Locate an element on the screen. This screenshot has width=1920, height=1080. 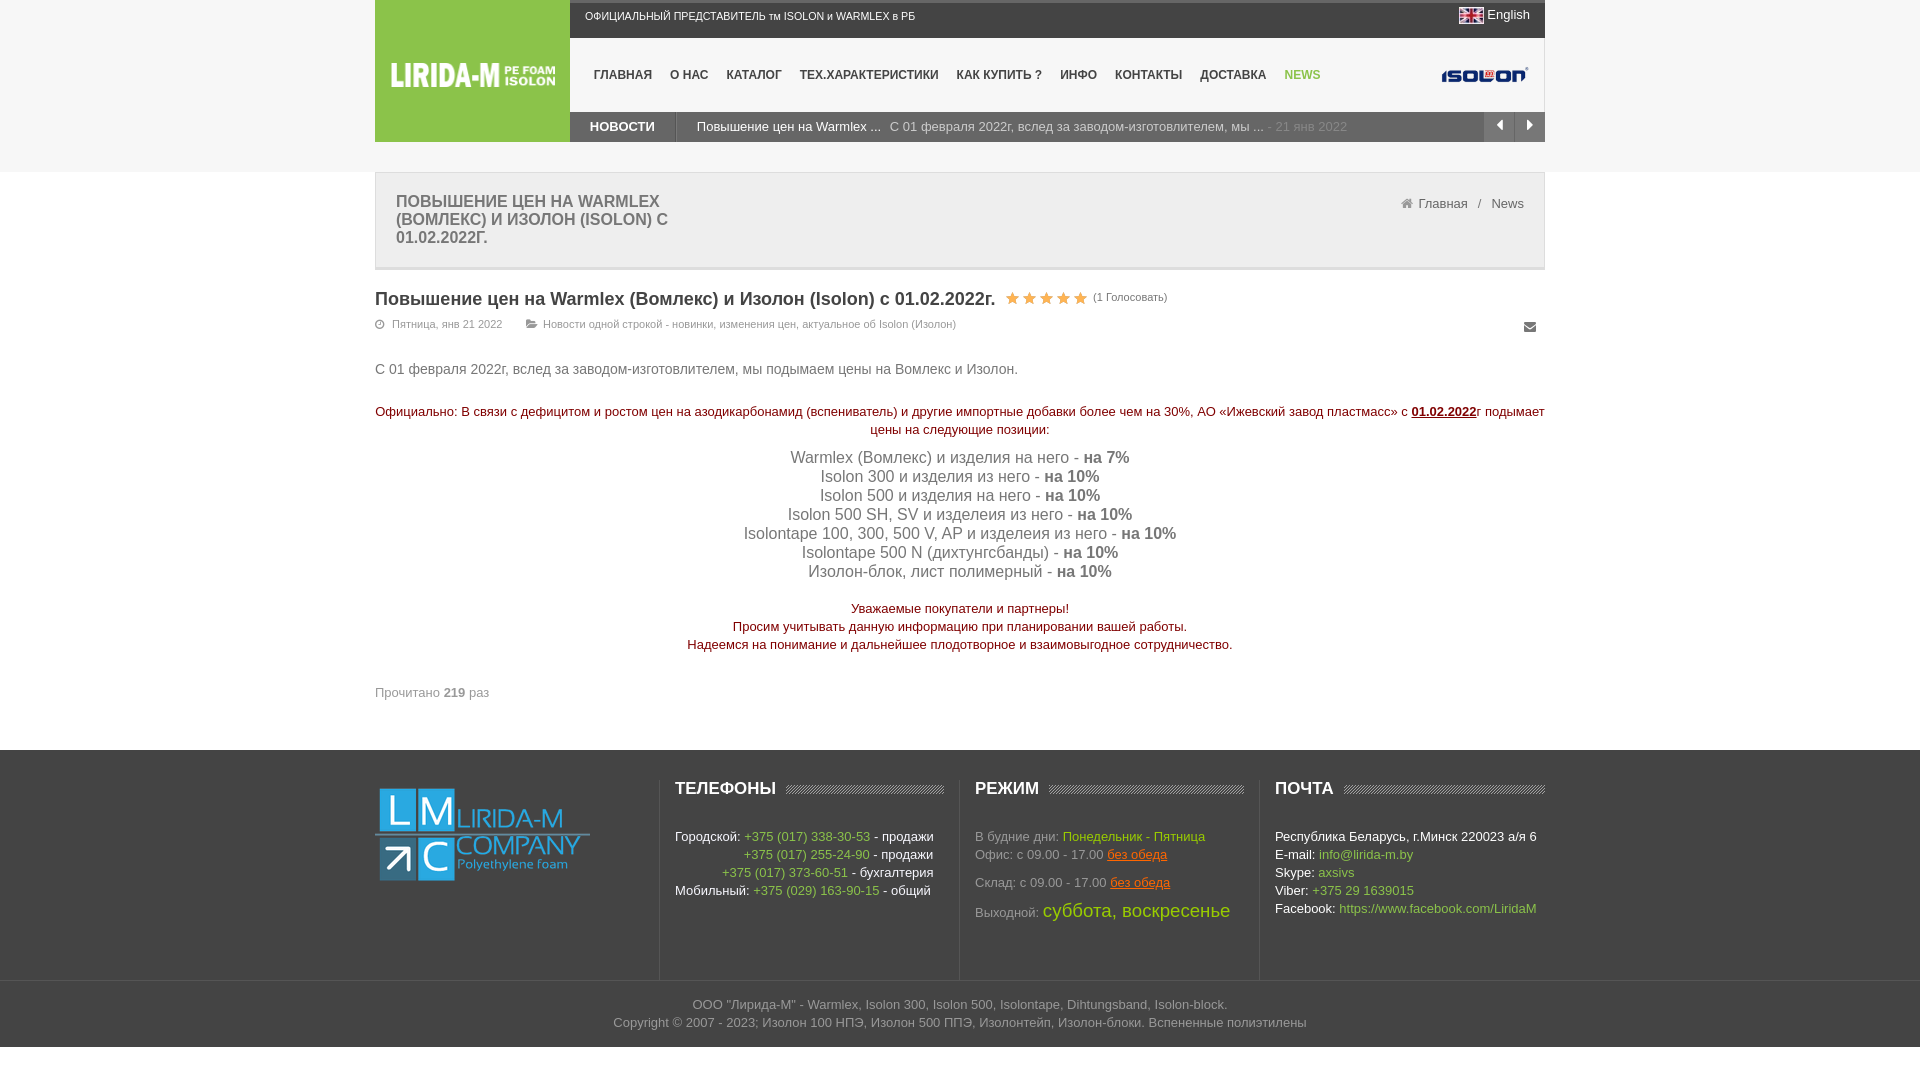
'5' is located at coordinates (1045, 297).